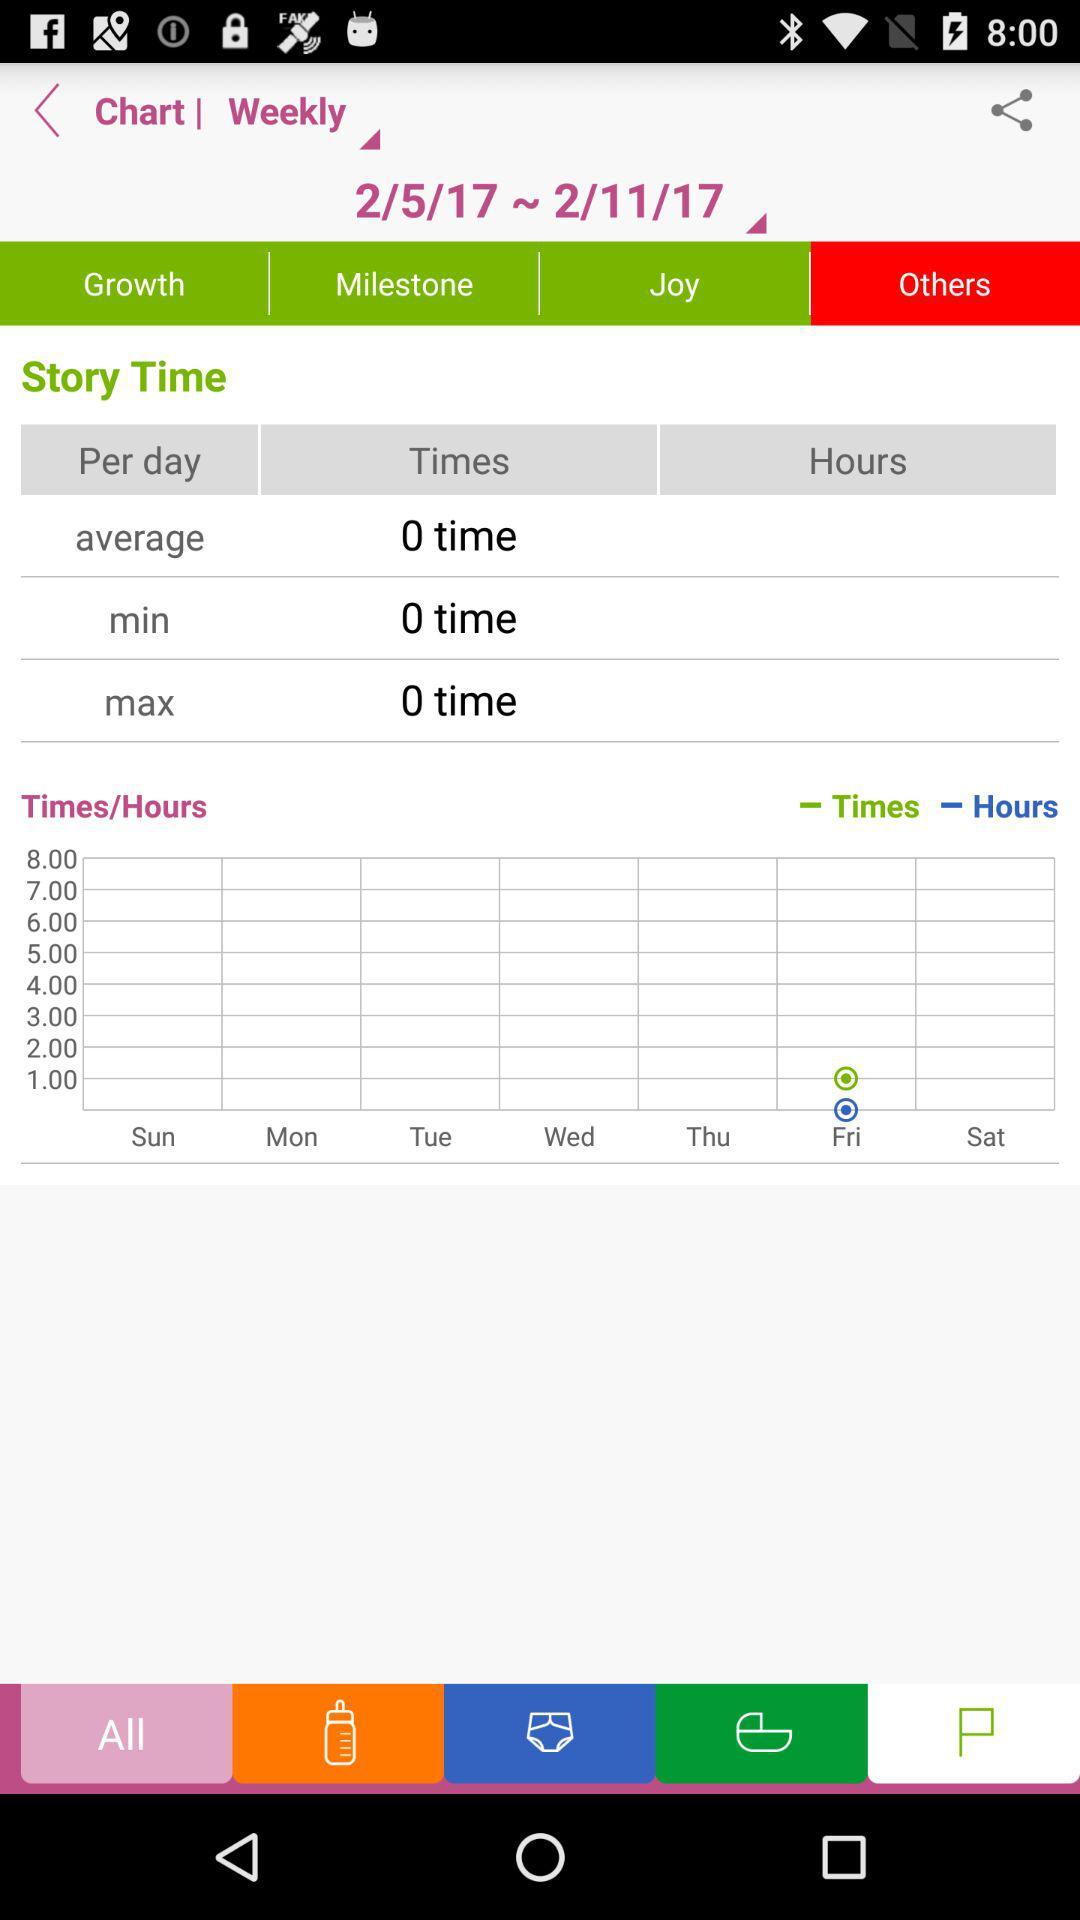 The height and width of the screenshot is (1920, 1080). I want to click on share, so click(1022, 109).